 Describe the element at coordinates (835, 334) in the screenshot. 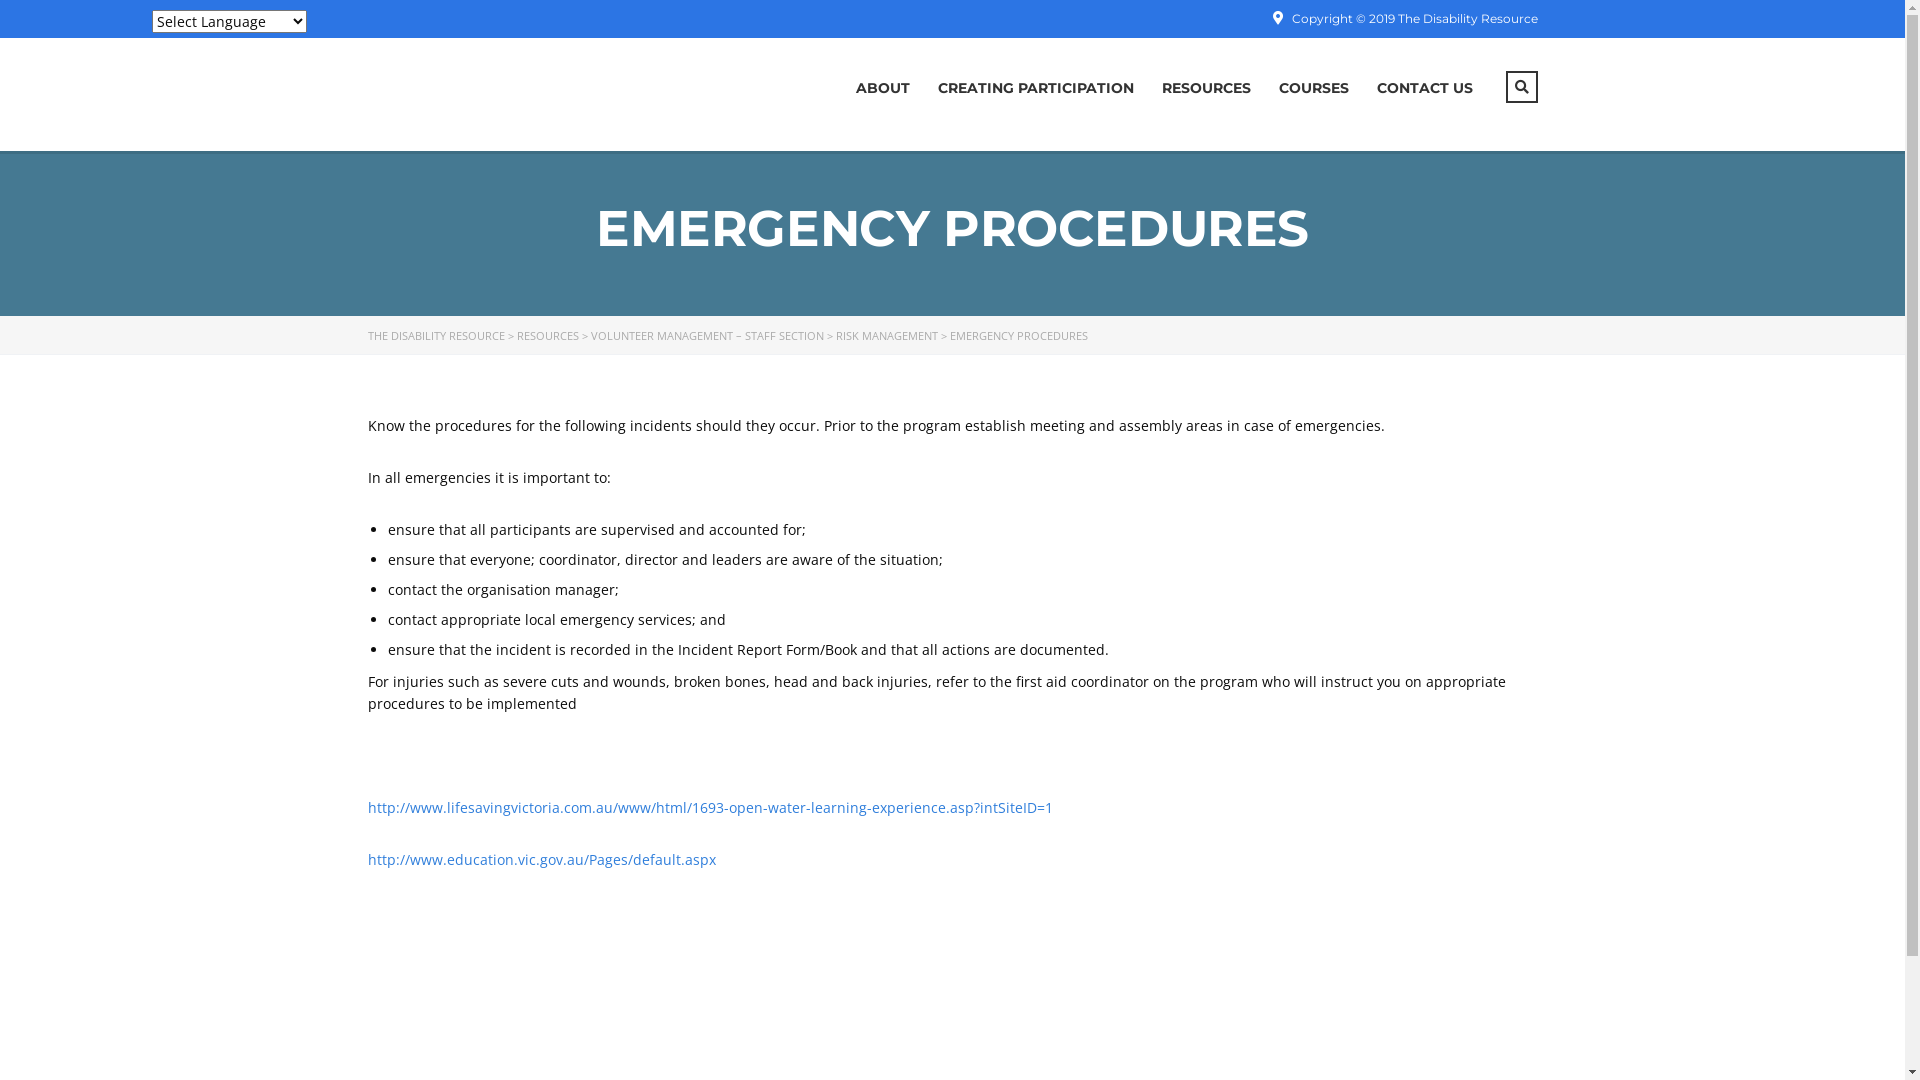

I see `'RISK MANAGEMENT'` at that location.